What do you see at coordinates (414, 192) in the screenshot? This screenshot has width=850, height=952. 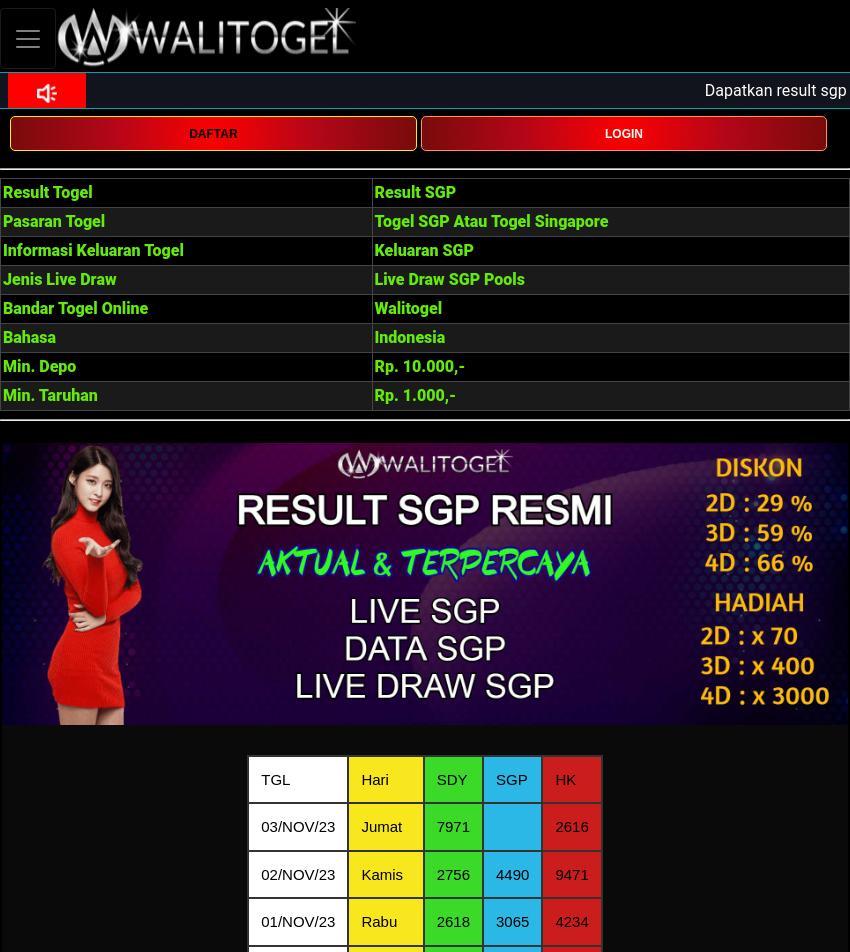 I see `'Result SGP'` at bounding box center [414, 192].